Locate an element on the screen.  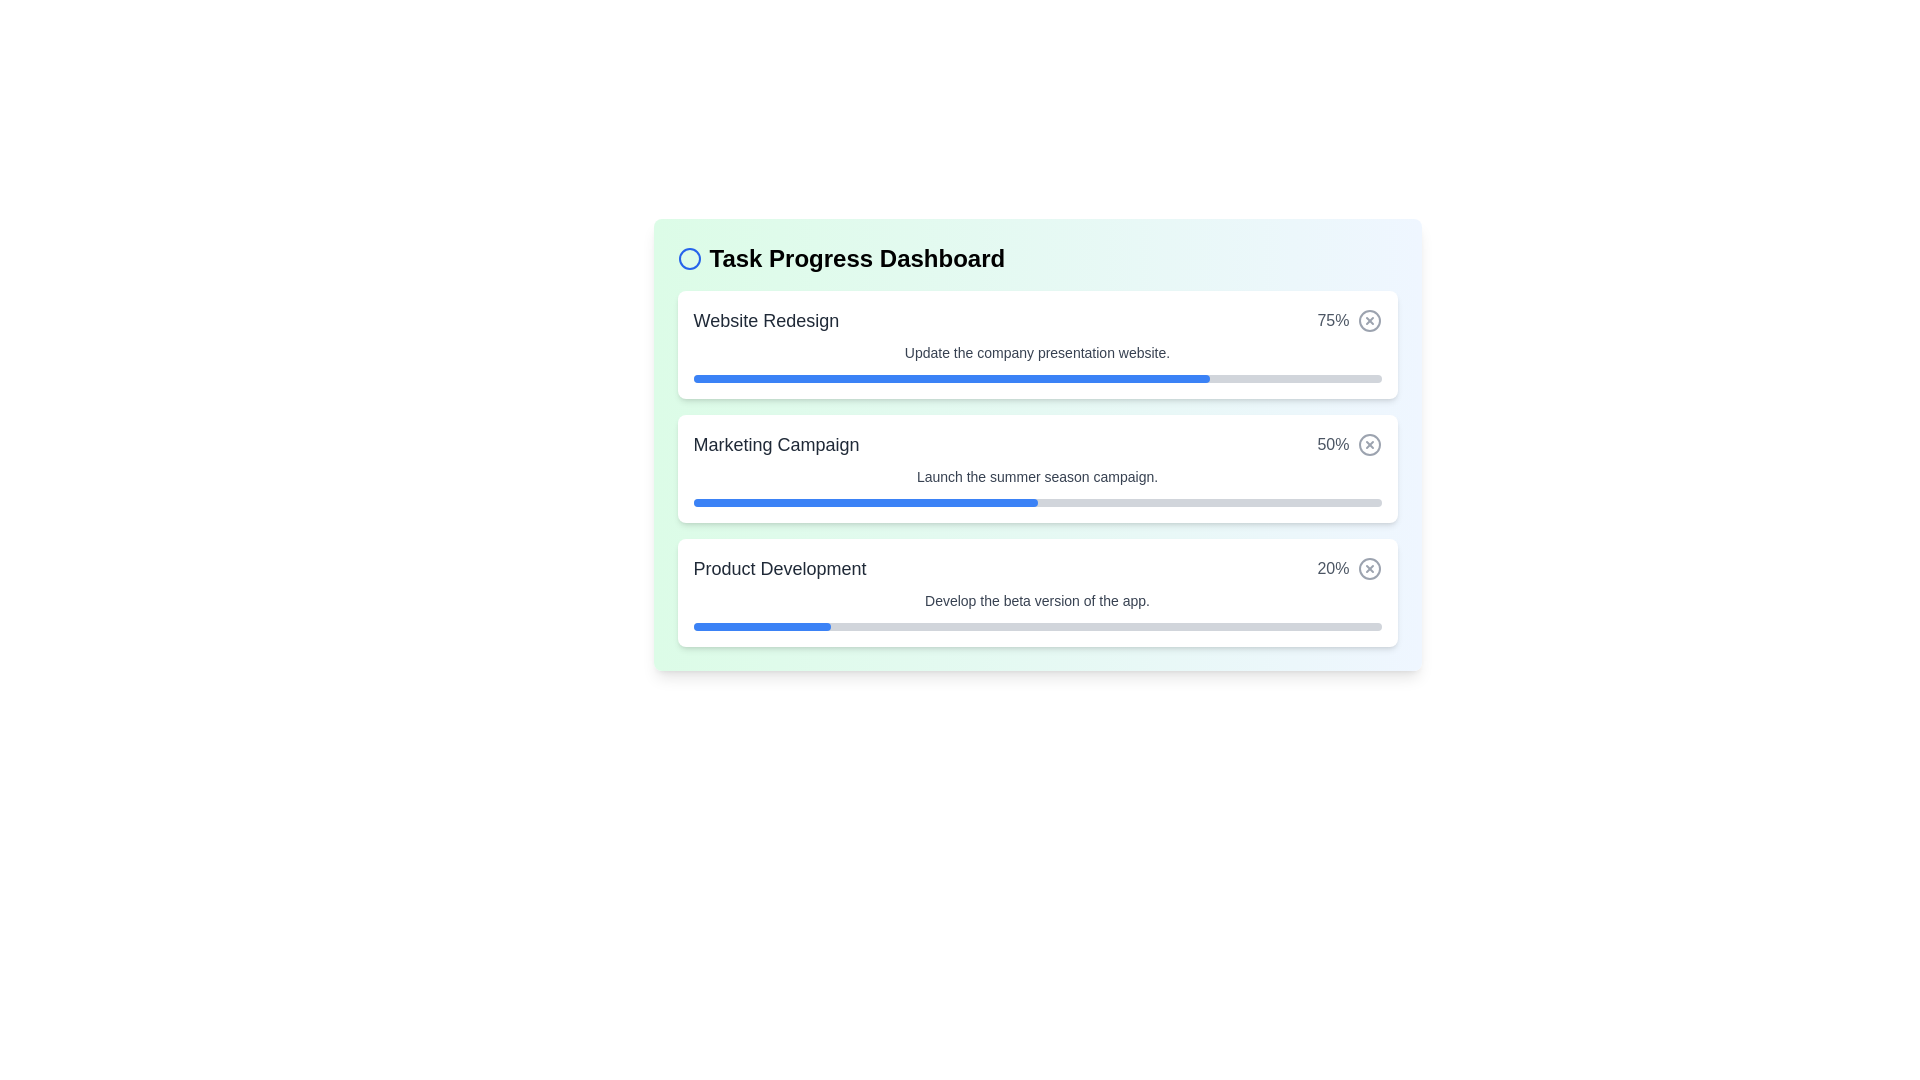
the static text label displaying 'Marketing Campaign', which is styled with a large bold font and is located in the second task row of the 'Task Progress Dashboard' is located at coordinates (775, 443).